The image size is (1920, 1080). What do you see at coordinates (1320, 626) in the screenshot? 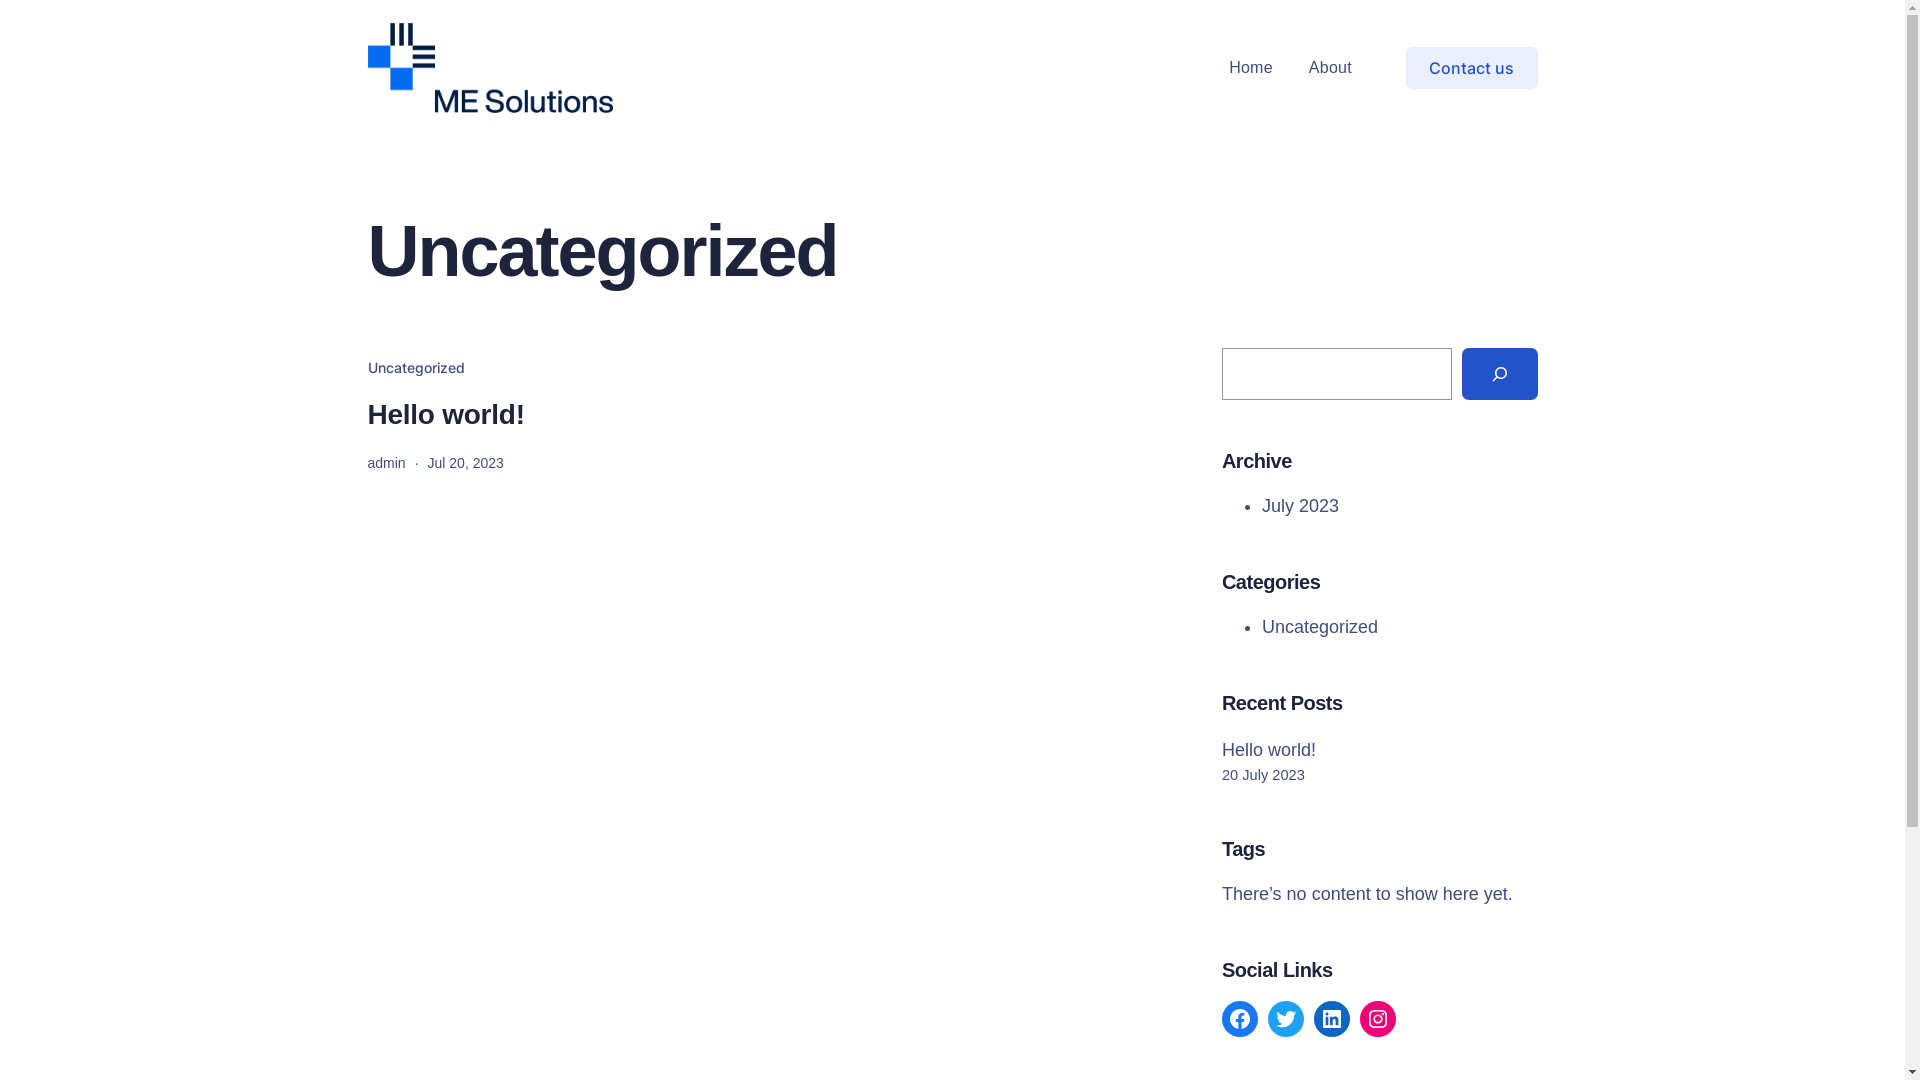
I see `'Uncategorized'` at bounding box center [1320, 626].